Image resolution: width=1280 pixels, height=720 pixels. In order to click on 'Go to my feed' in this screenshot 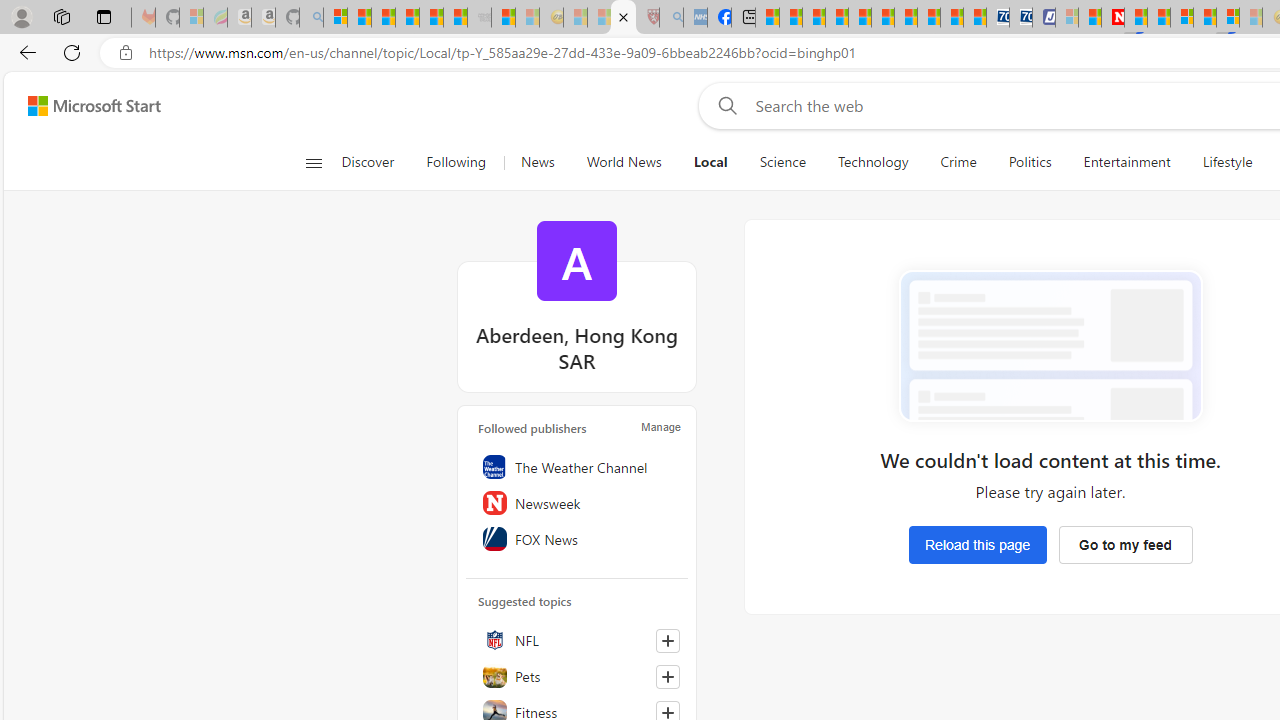, I will do `click(1125, 545)`.